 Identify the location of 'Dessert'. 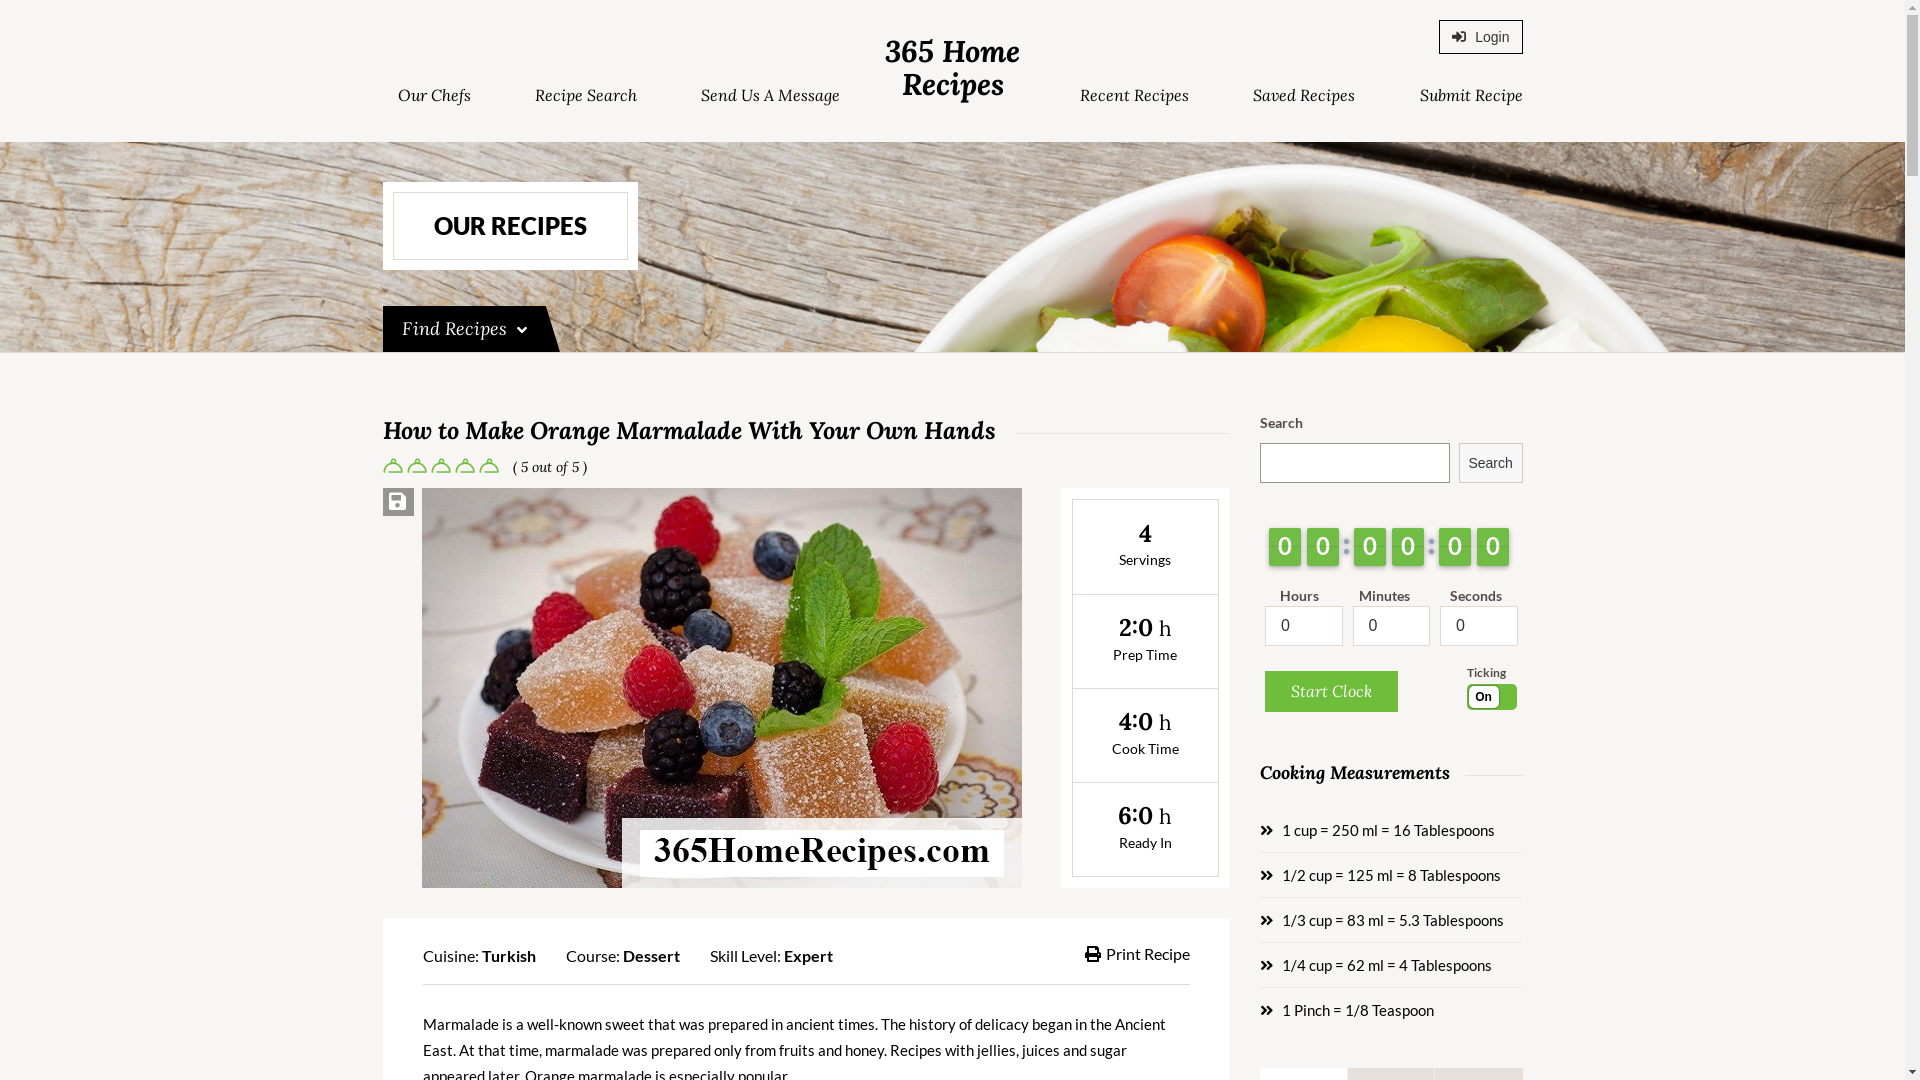
(650, 954).